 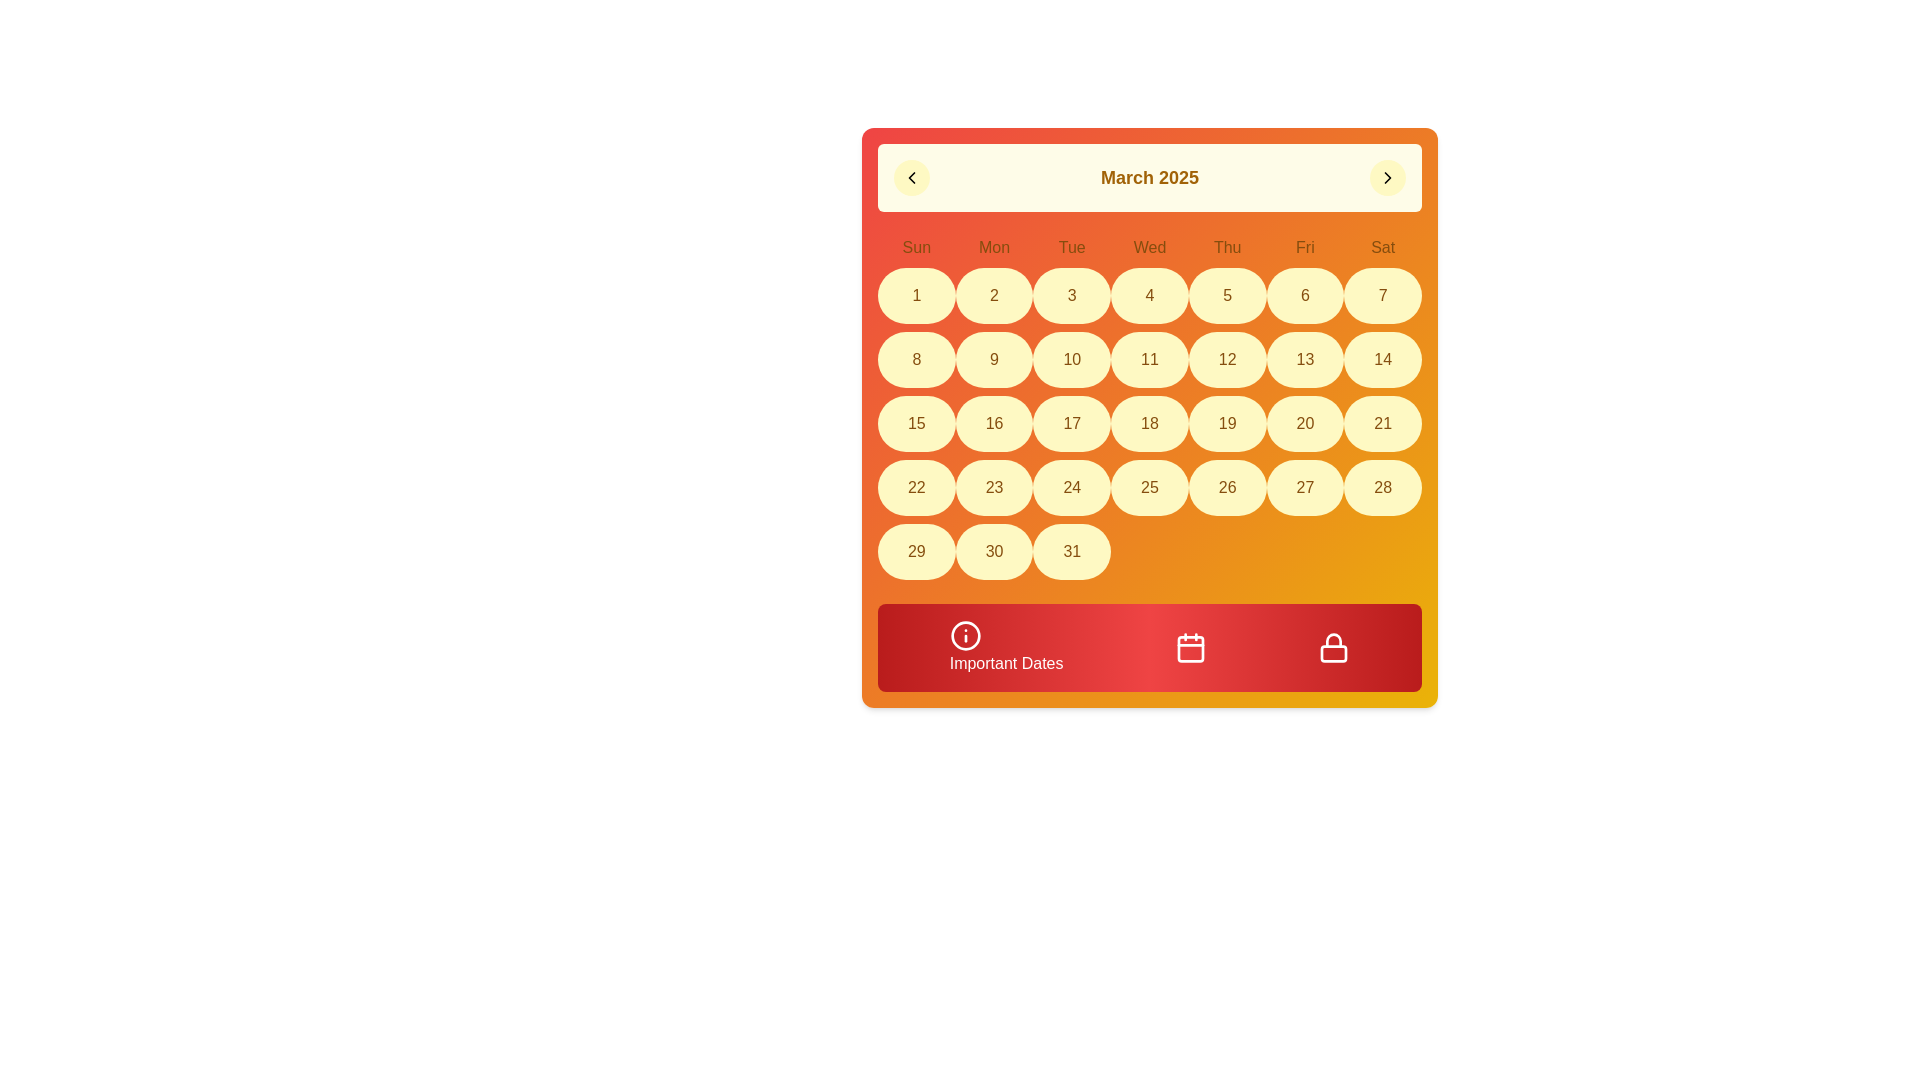 What do you see at coordinates (1150, 176) in the screenshot?
I see `the static text label displaying 'March 2025', which is bold, yellow, and centrally positioned above the calendar grid` at bounding box center [1150, 176].